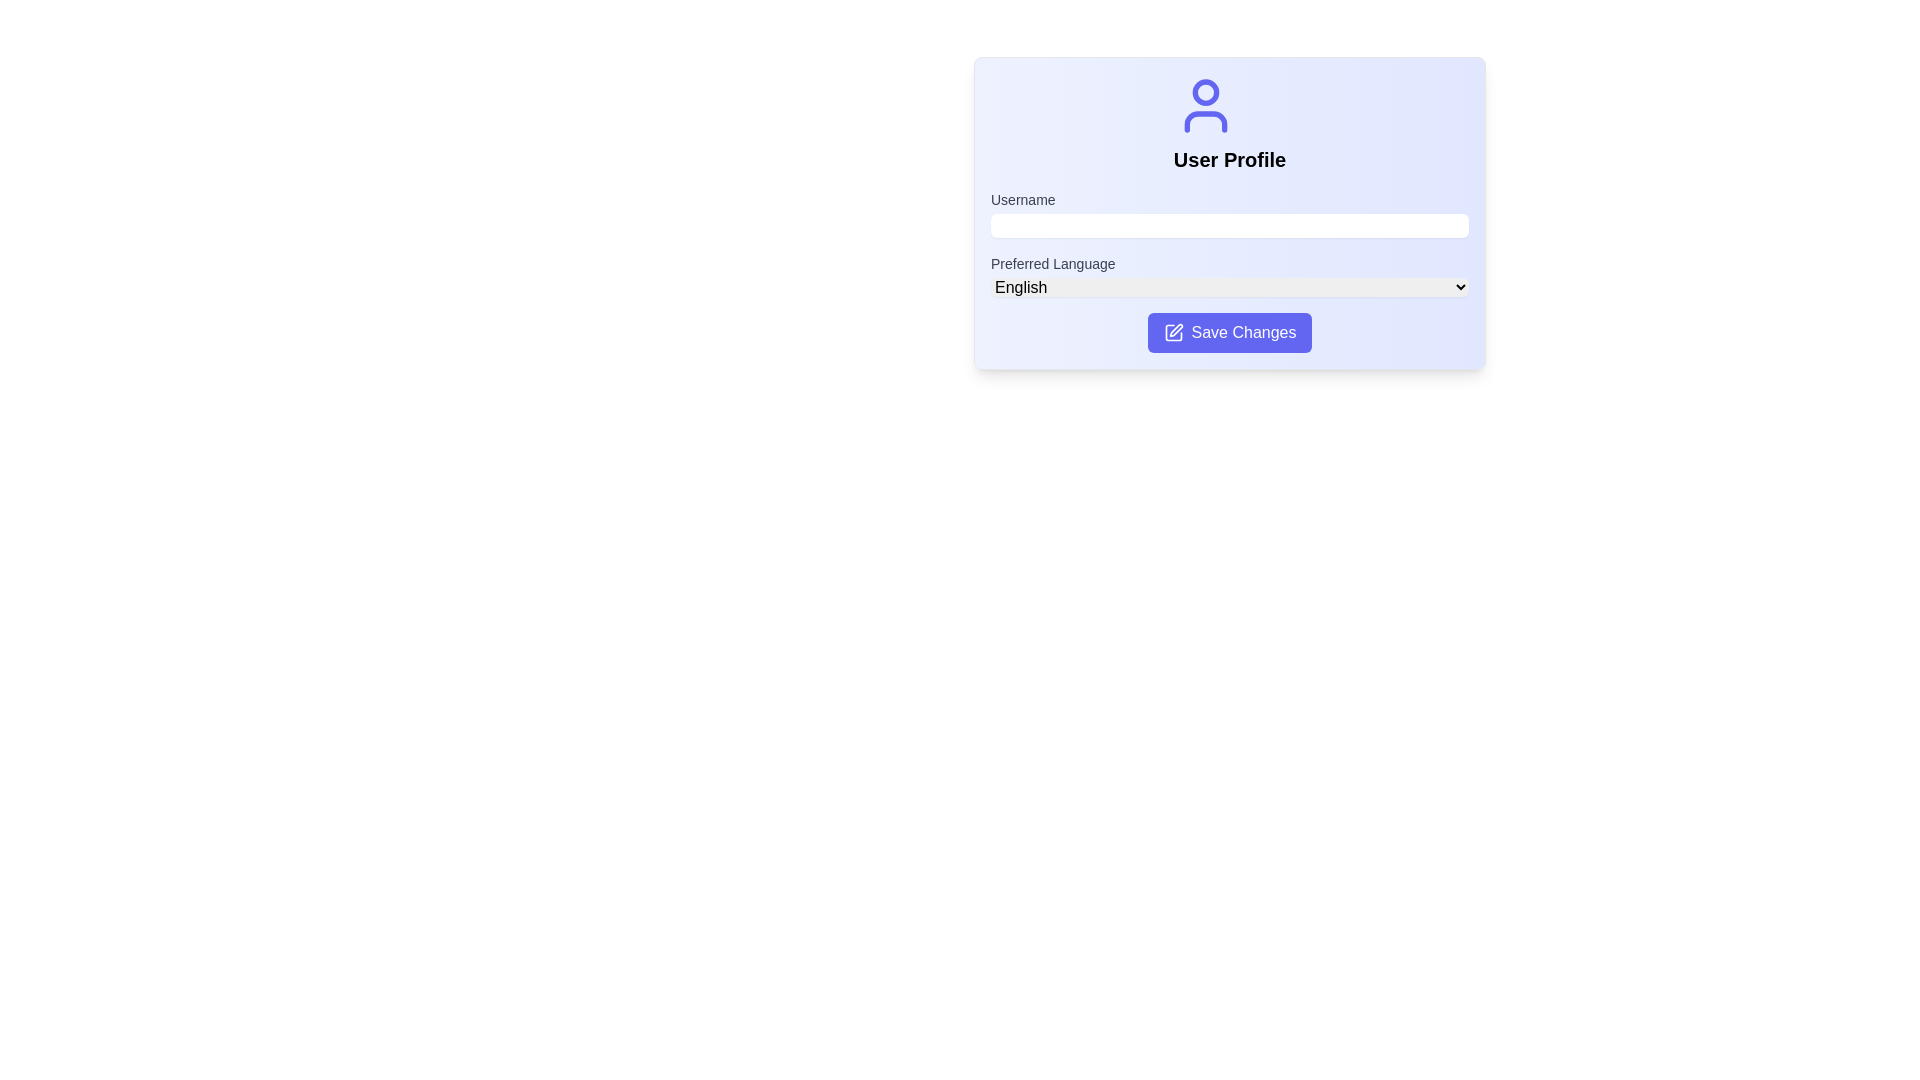  Describe the element at coordinates (1173, 331) in the screenshot. I see `the editing action icon located to the left of the 'Save Changes' button at the bottom-right corner of the 'User Profile' form` at that location.